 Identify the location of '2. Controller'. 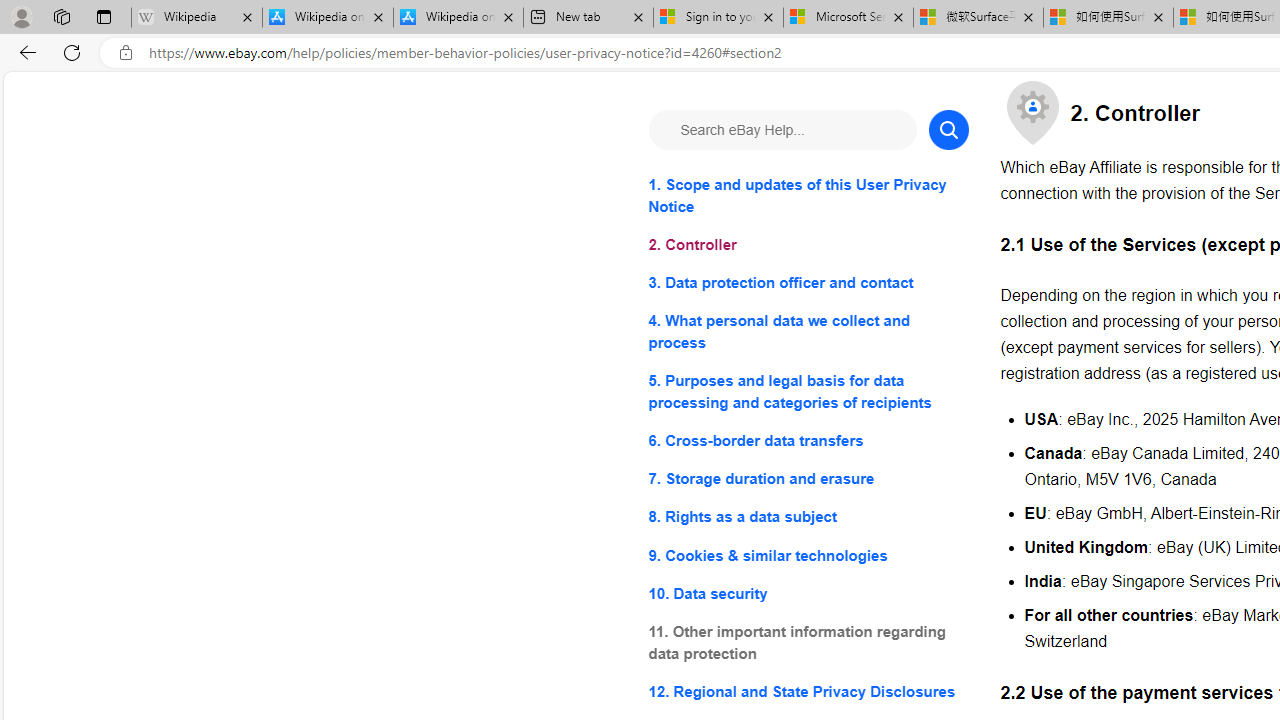
(808, 244).